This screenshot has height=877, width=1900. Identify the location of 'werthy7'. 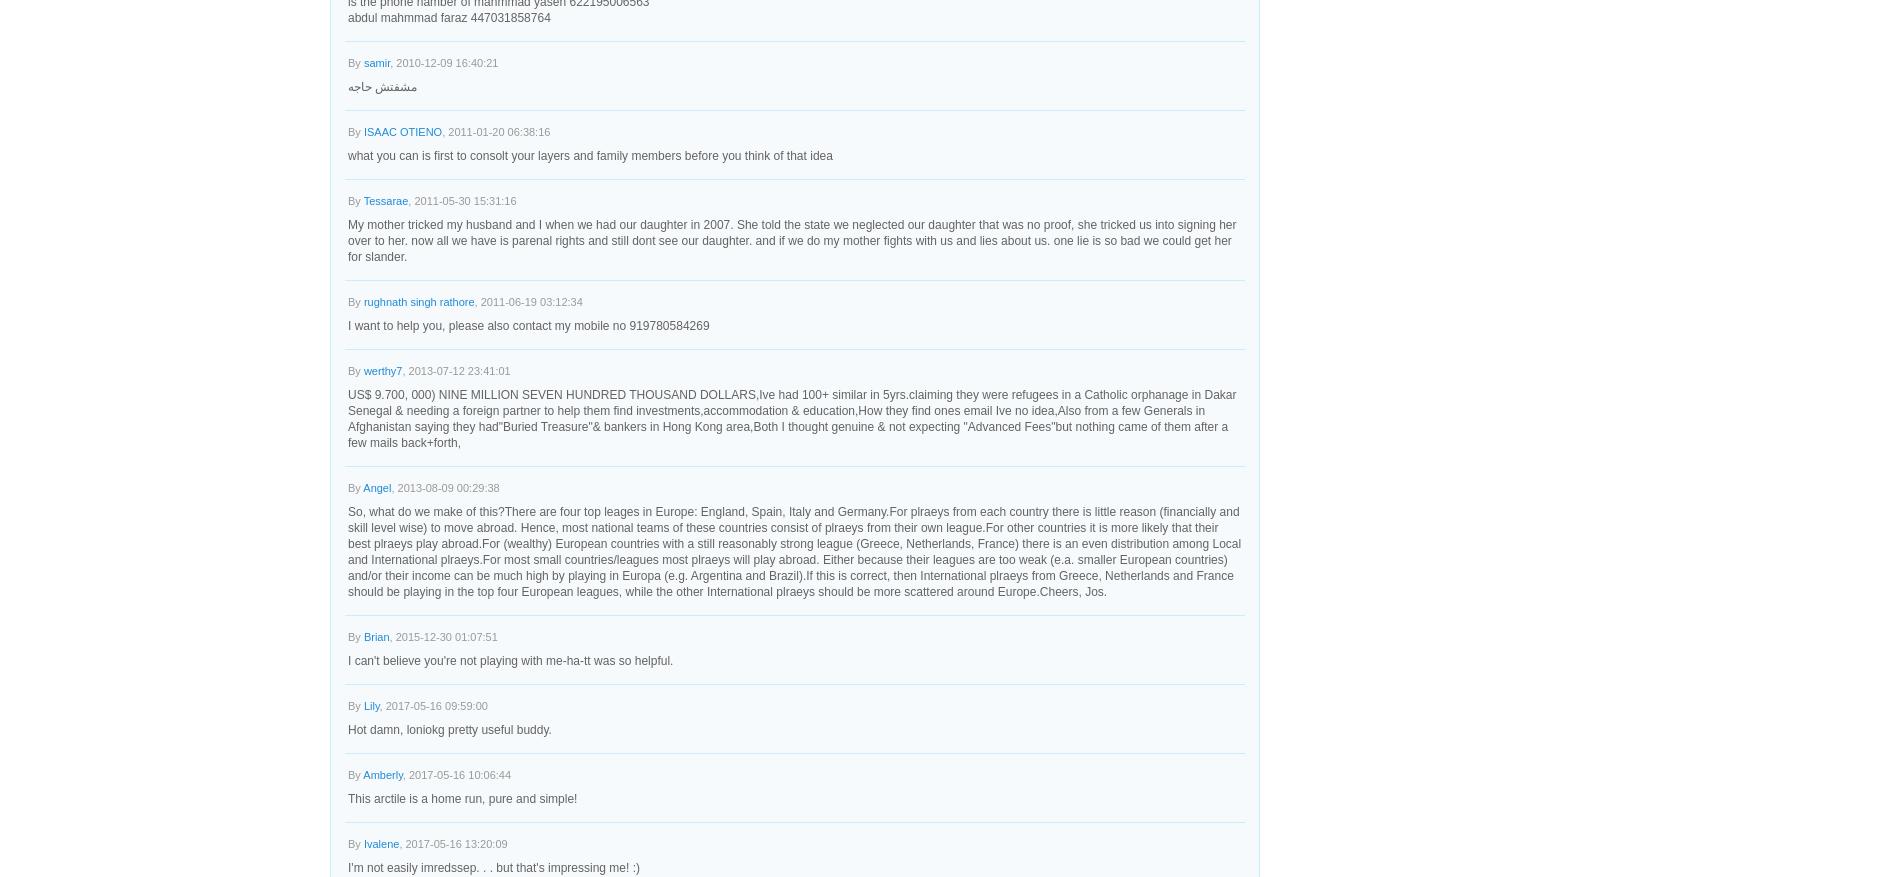
(381, 370).